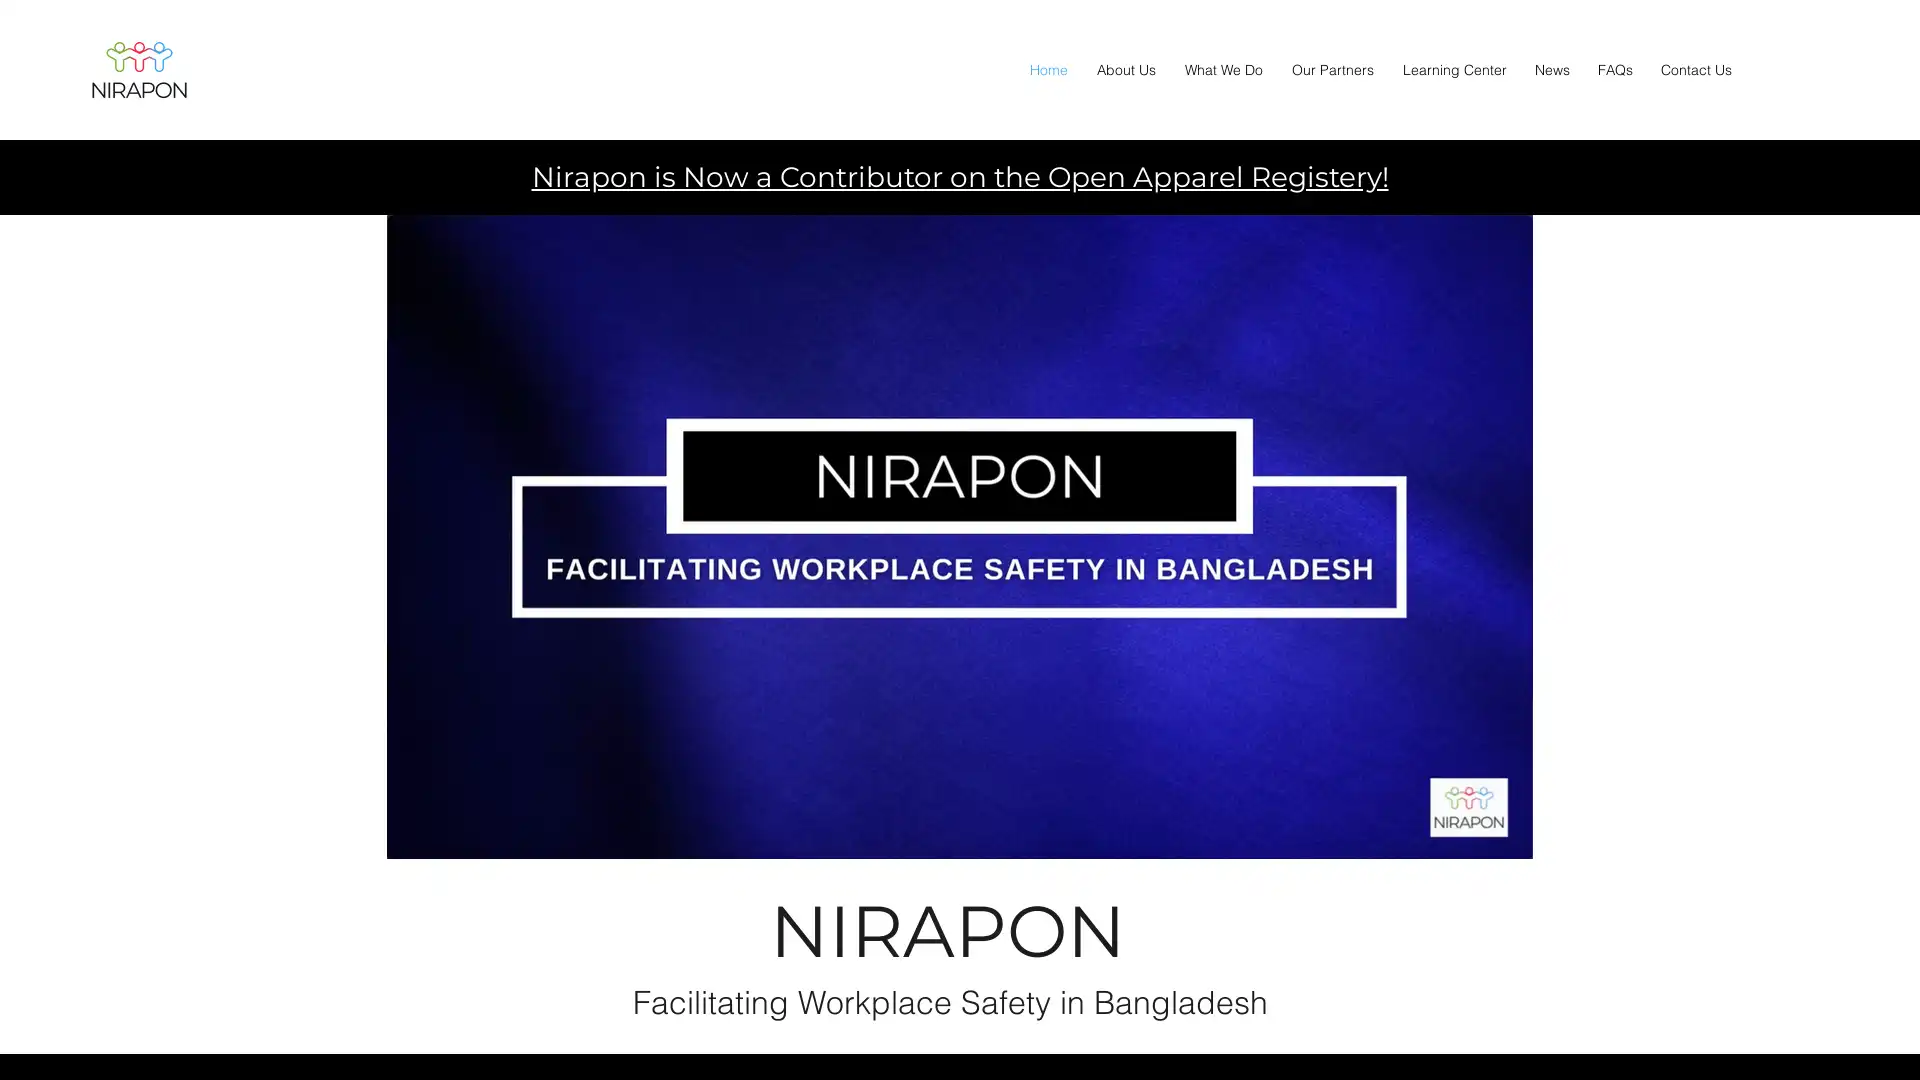  I want to click on Play video, so click(960, 535).